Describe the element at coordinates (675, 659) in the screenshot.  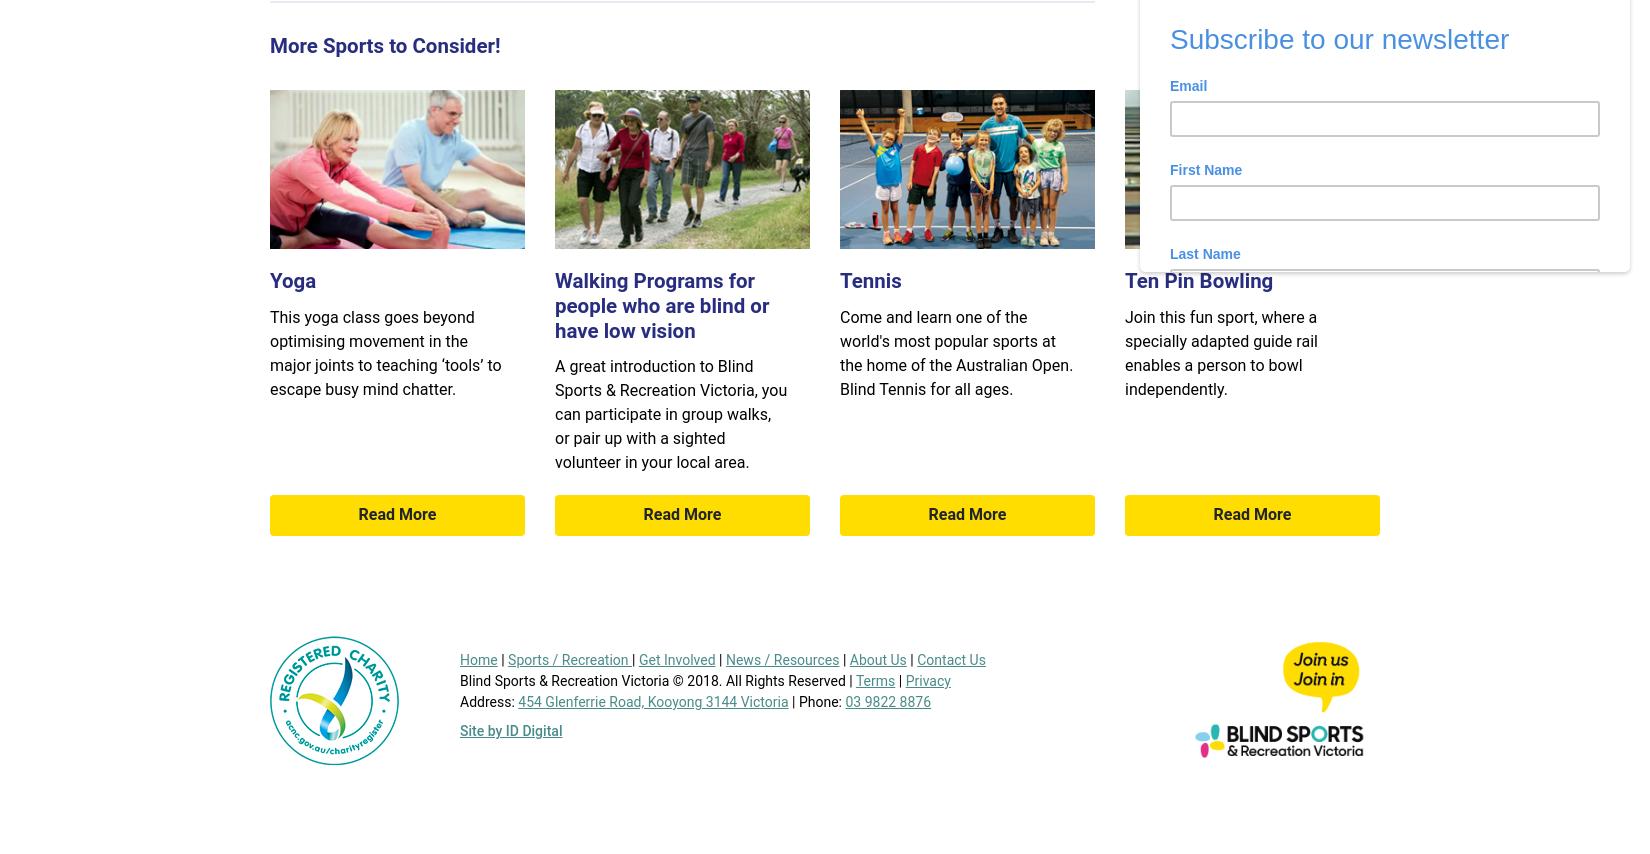
I see `'Get Involved'` at that location.